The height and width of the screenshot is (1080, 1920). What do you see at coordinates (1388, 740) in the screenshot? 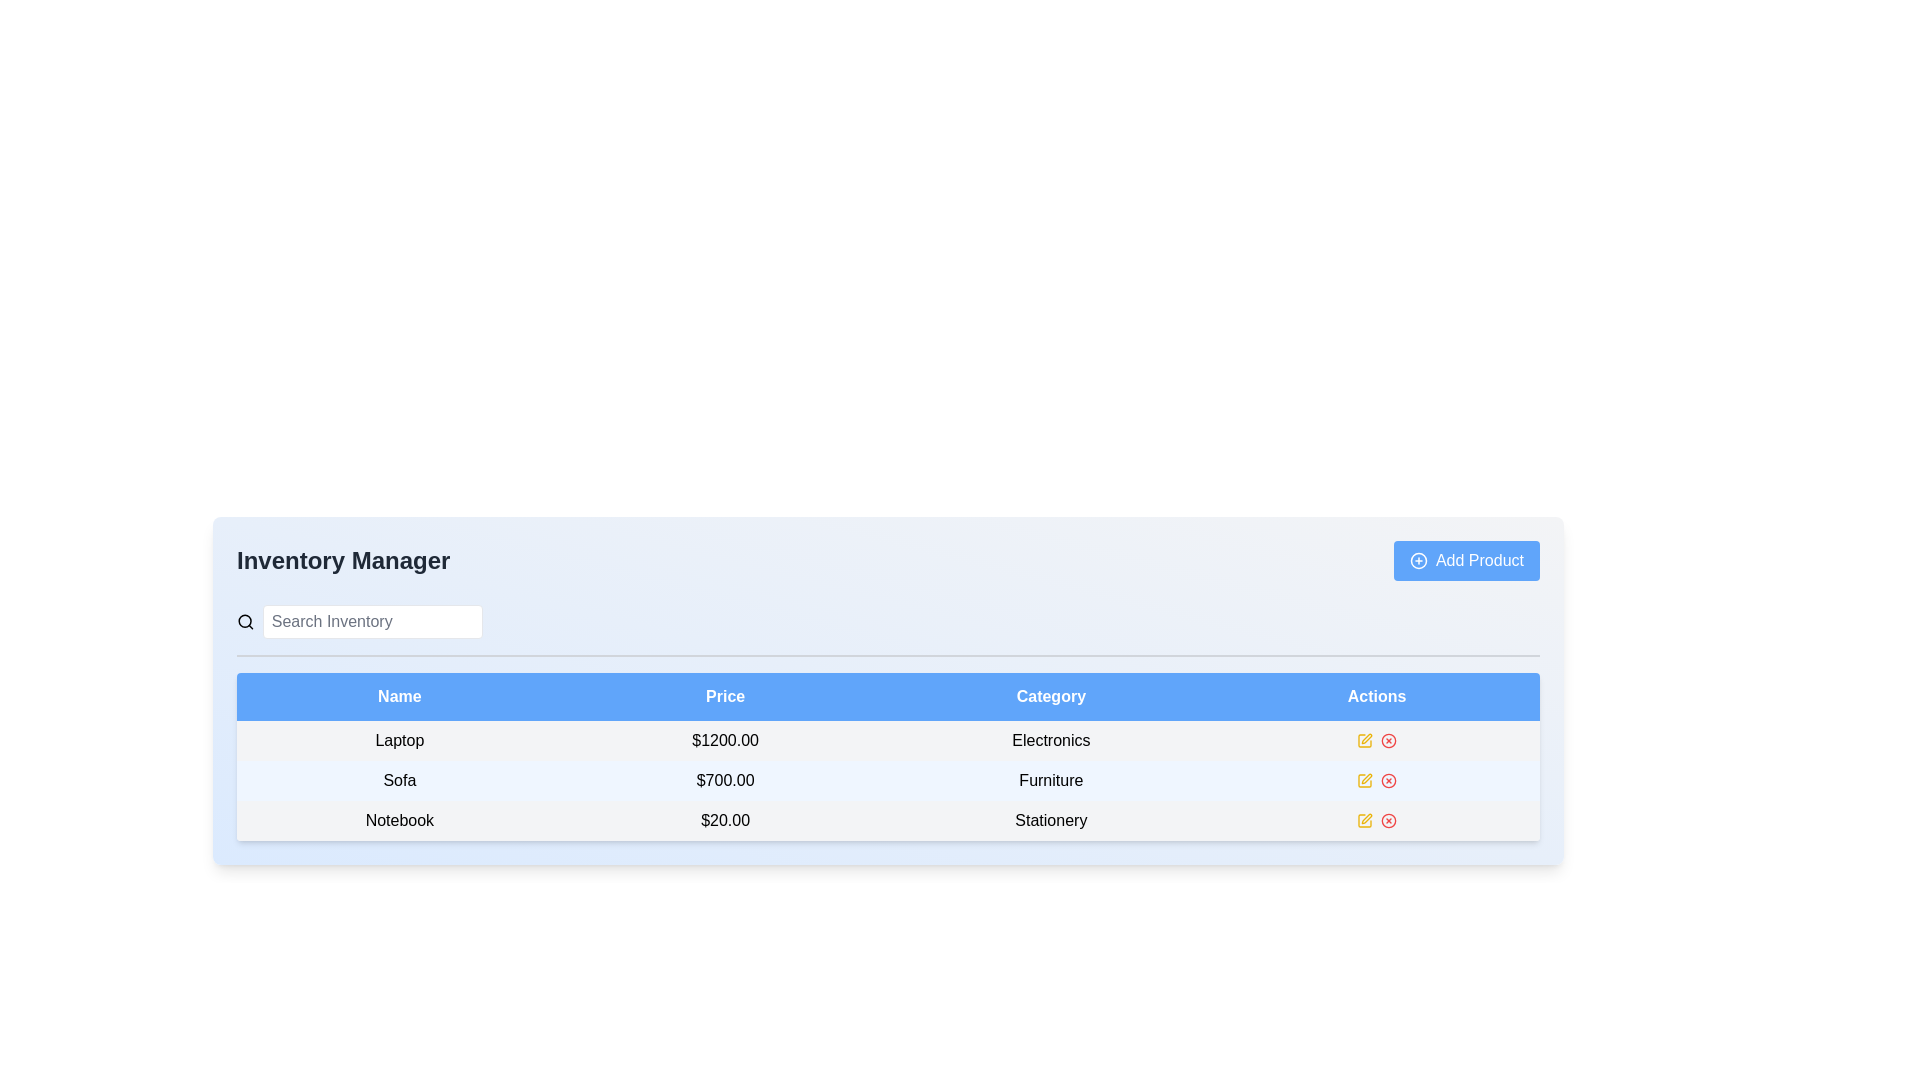
I see `the delete button in the 'Actions' column of the table corresponding to the 'Laptop' entry, located to the right of the yellow pencil icon` at bounding box center [1388, 740].